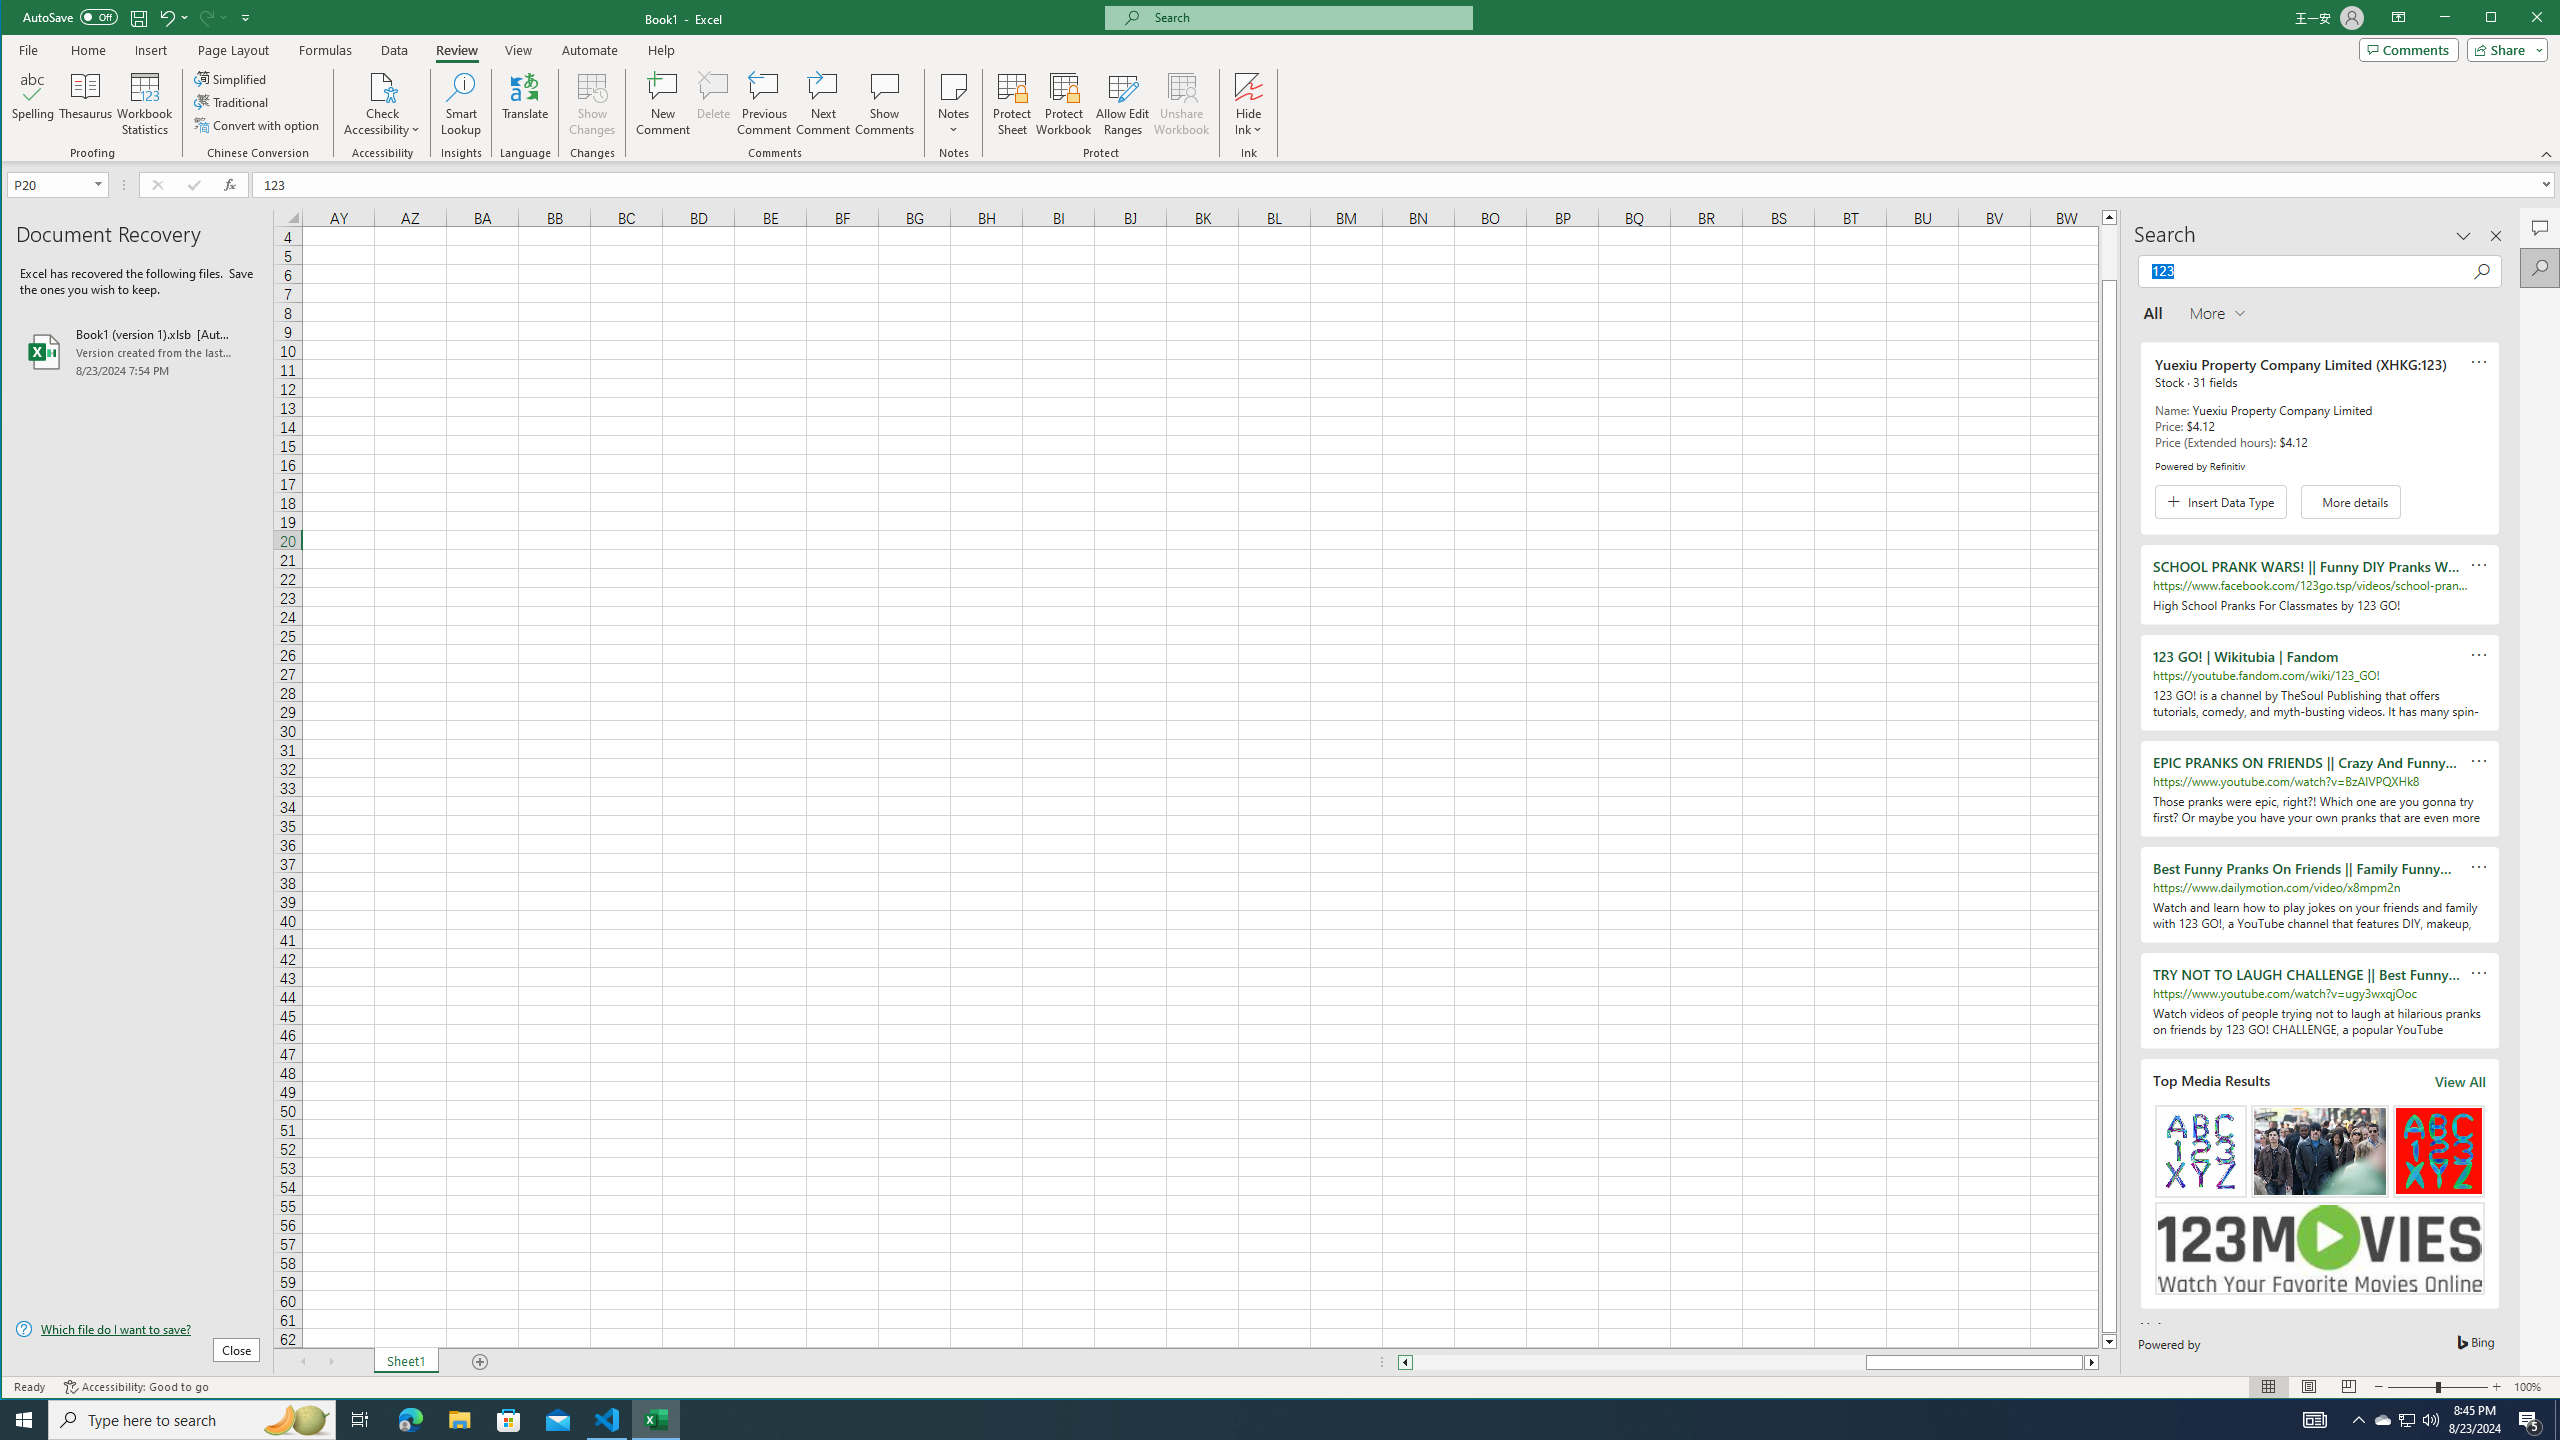  Describe the element at coordinates (166, 16) in the screenshot. I see `'Undo'` at that location.